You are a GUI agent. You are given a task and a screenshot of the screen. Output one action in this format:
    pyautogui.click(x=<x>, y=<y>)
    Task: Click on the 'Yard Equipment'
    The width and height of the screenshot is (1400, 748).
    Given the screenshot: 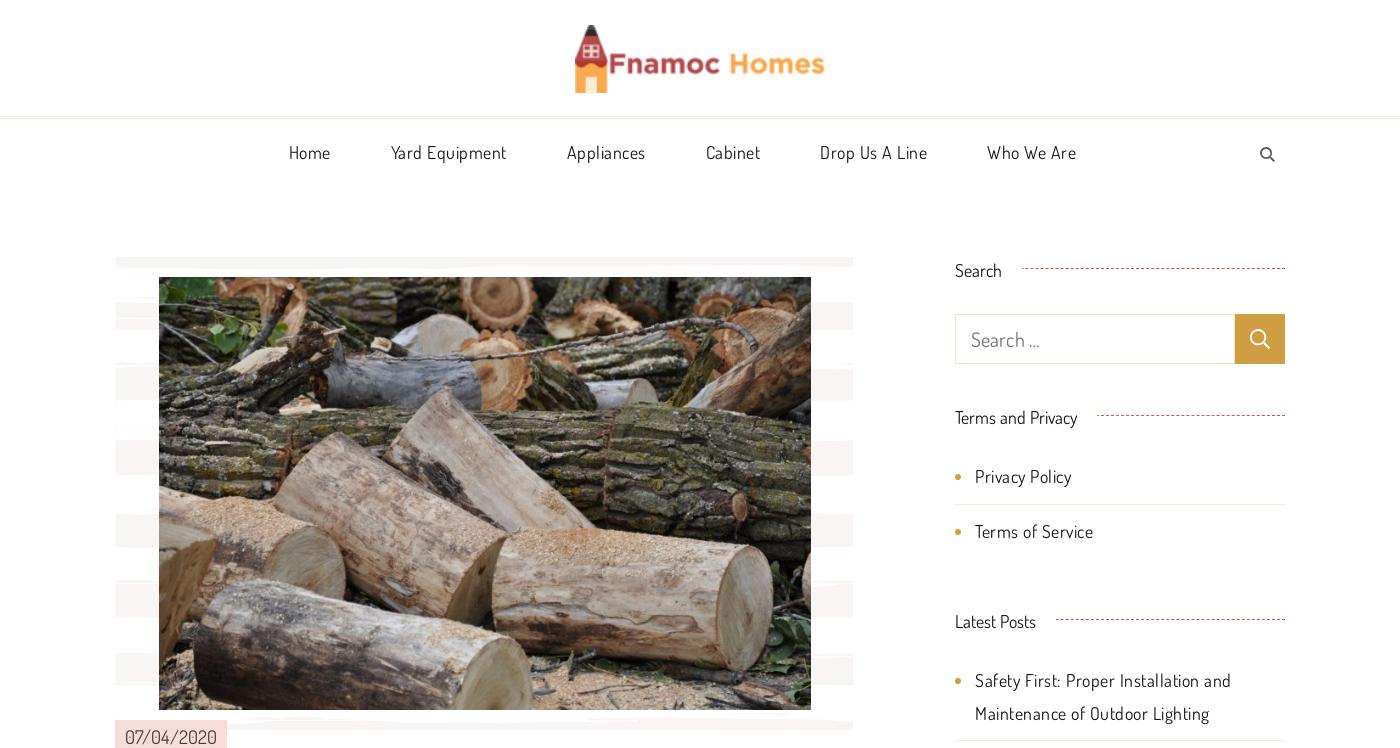 What is the action you would take?
    pyautogui.click(x=448, y=150)
    